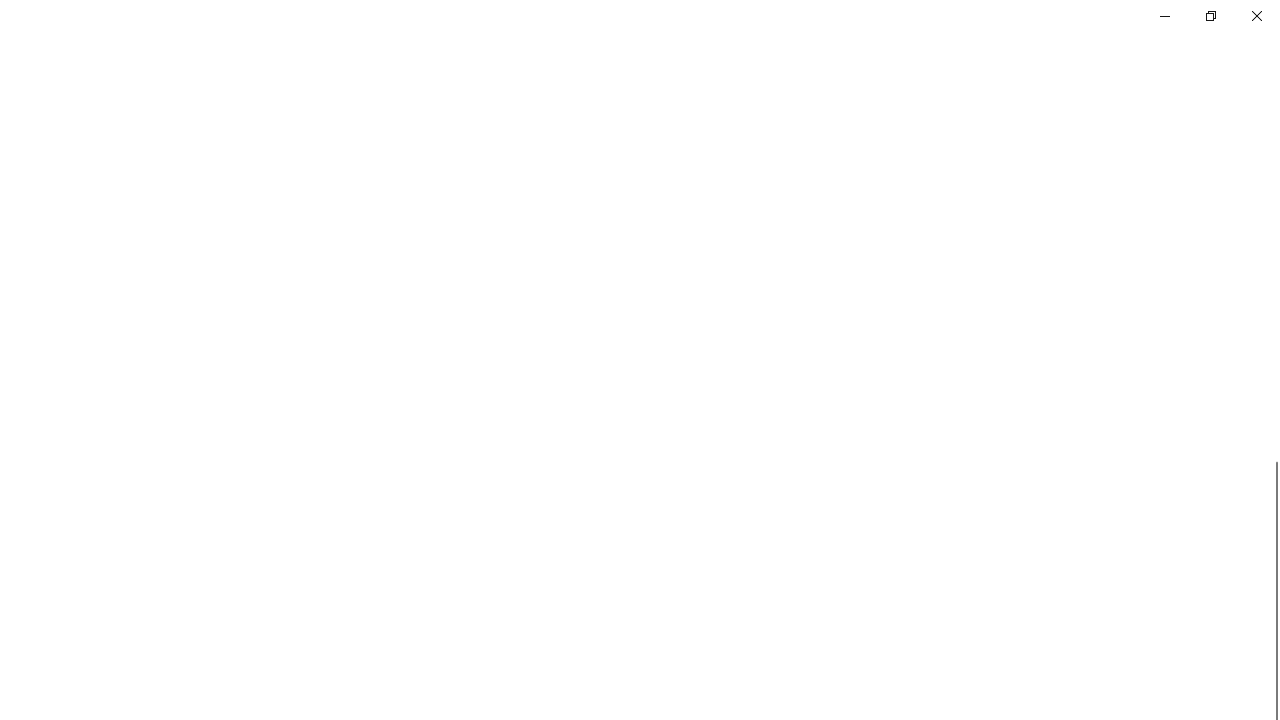 The width and height of the screenshot is (1280, 720). Describe the element at coordinates (1209, 15) in the screenshot. I see `'Restore Settings'` at that location.